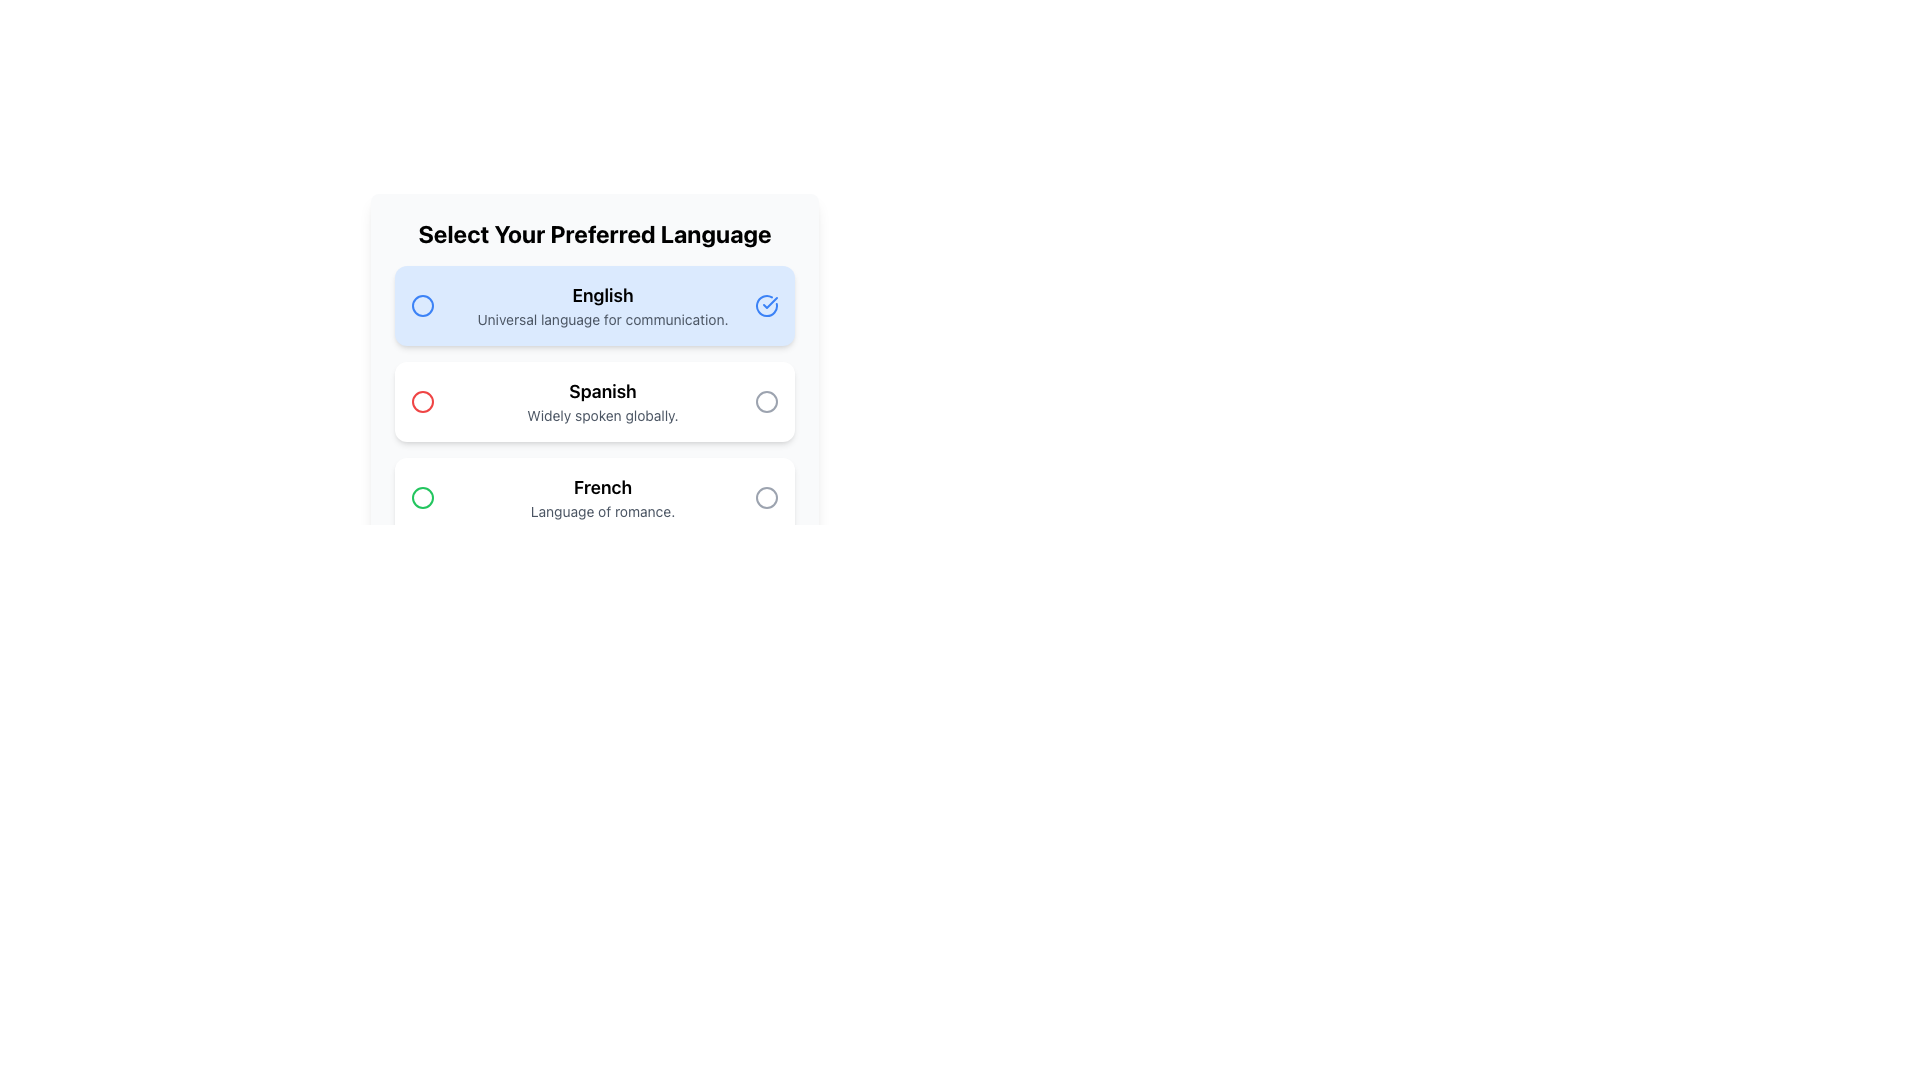  Describe the element at coordinates (594, 305) in the screenshot. I see `the selectable card representing the 'English' language preference, which is the first option in the list under the title 'Select Your Preferred Language.'` at that location.